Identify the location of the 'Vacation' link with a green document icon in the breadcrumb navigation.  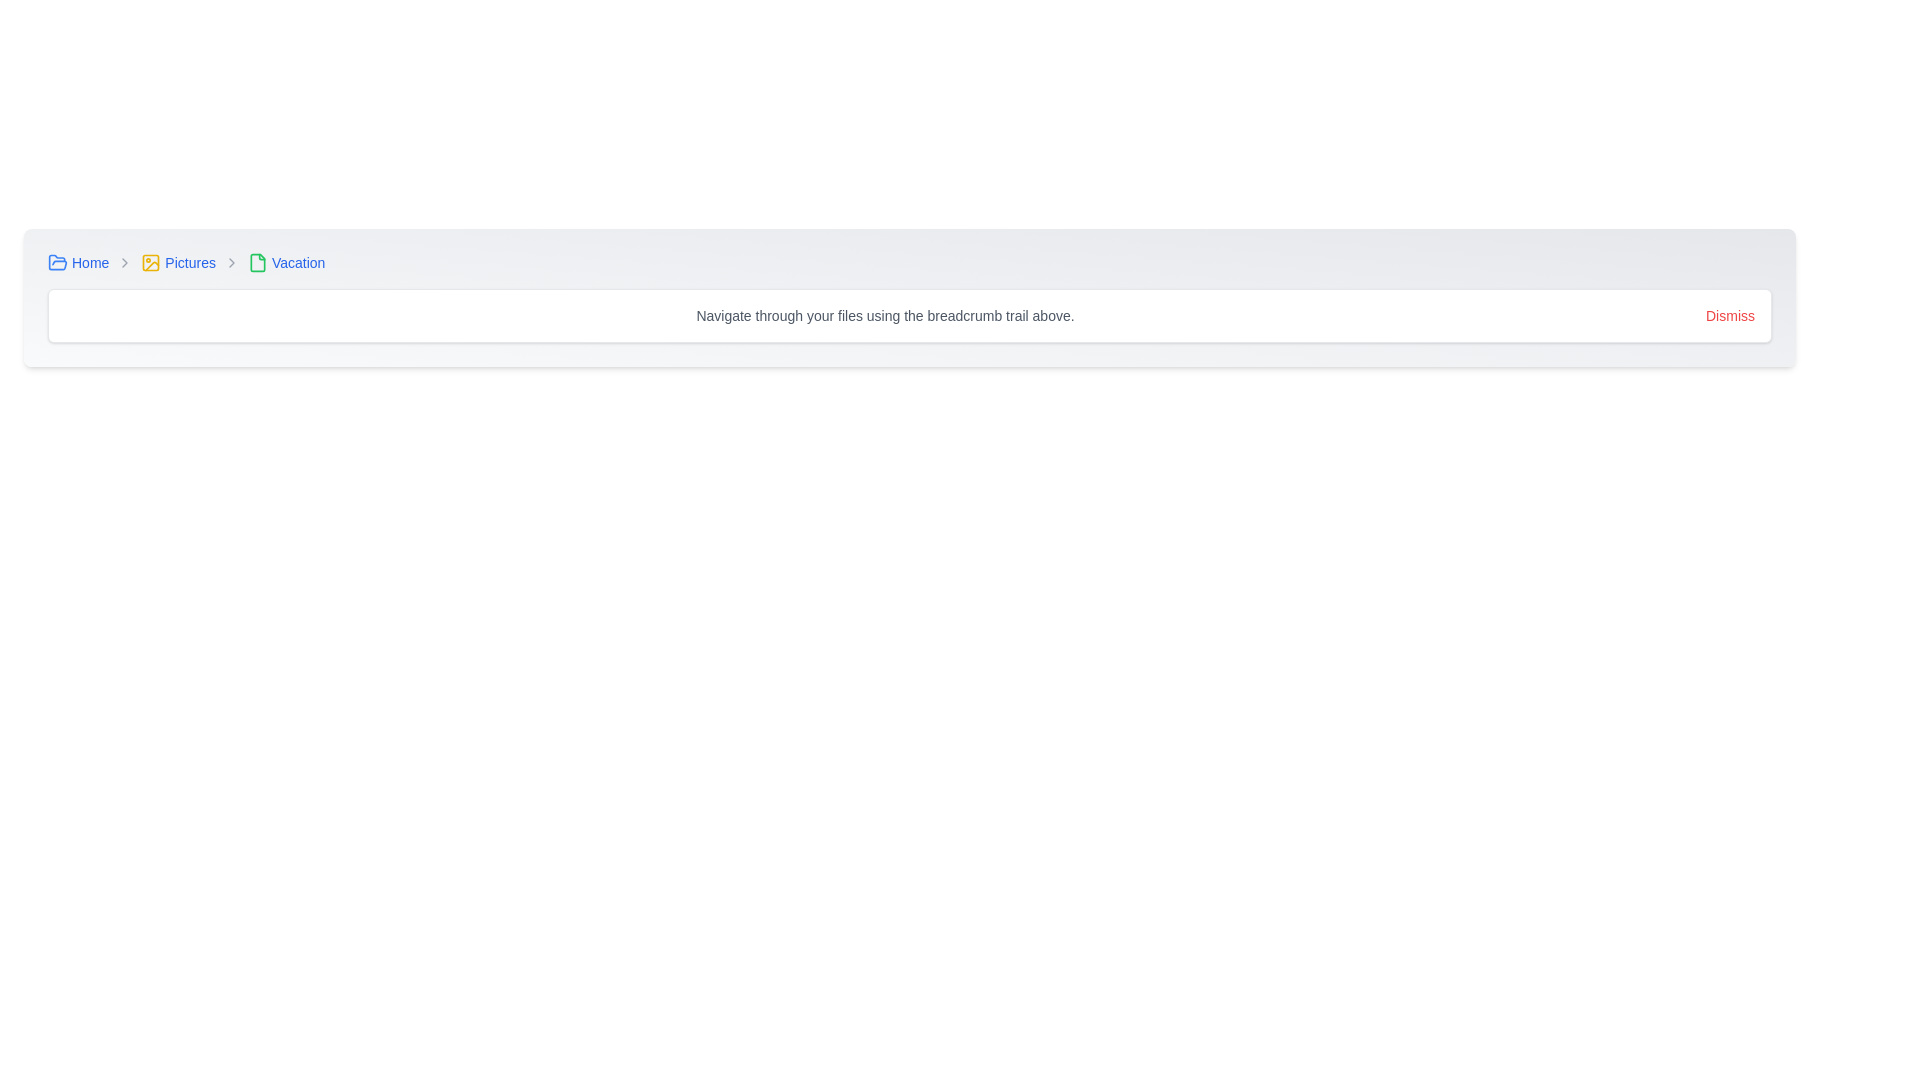
(285, 261).